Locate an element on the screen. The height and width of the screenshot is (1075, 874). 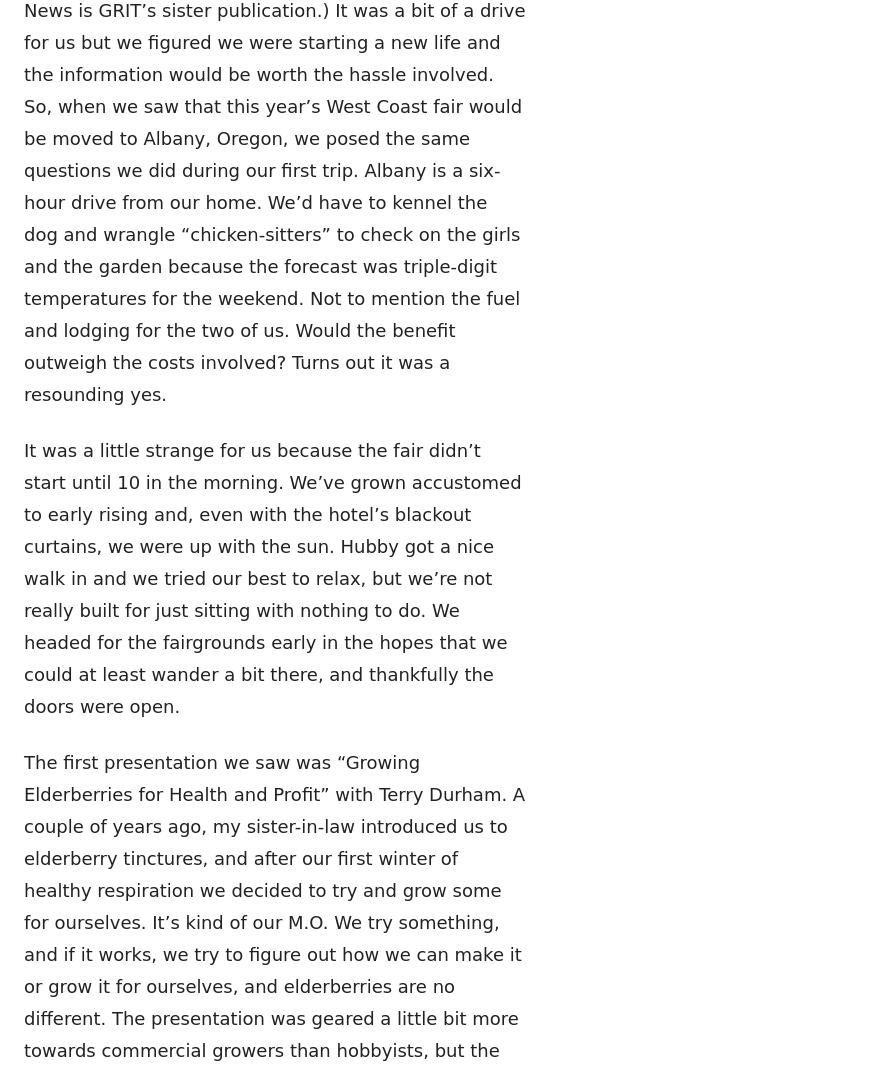
'Keep your livestock safe, healthy, and productive' is located at coordinates (474, 258).